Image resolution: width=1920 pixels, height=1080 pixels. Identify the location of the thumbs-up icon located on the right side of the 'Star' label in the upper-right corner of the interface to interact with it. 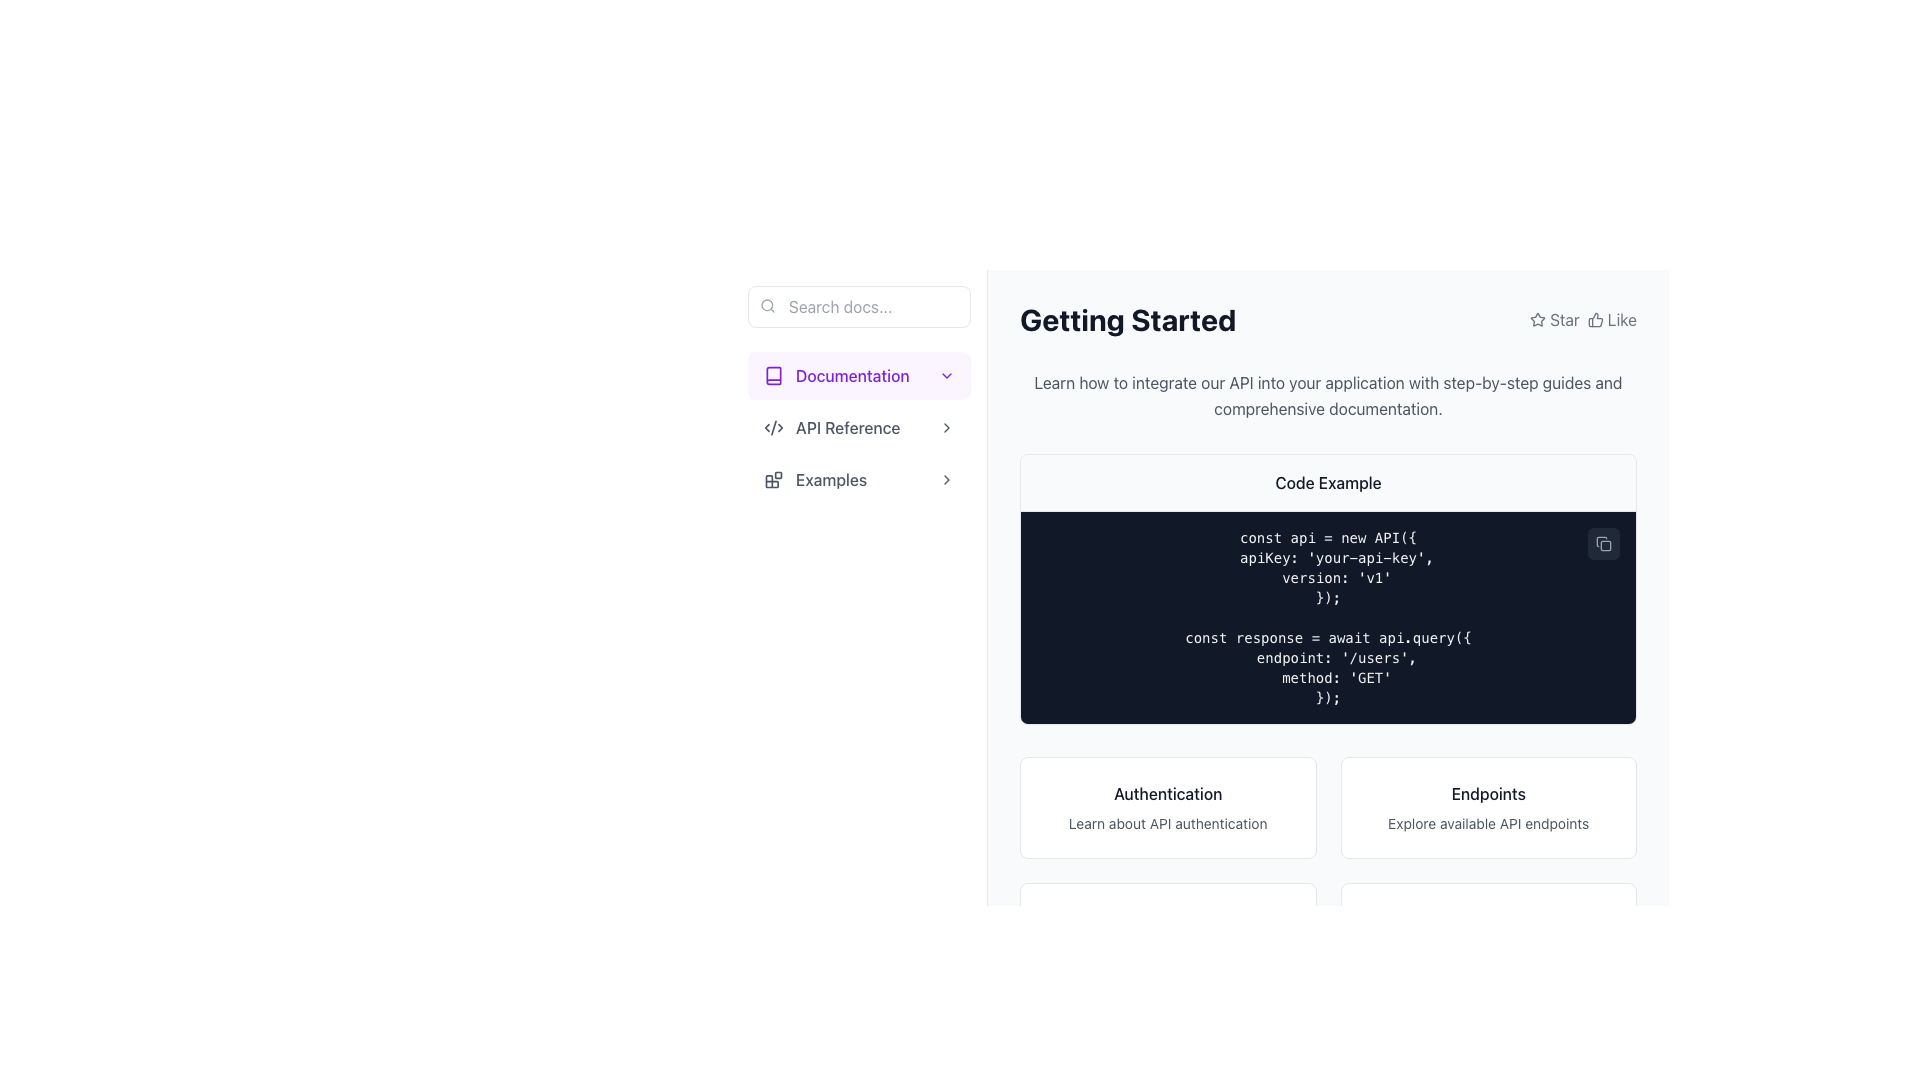
(1593, 319).